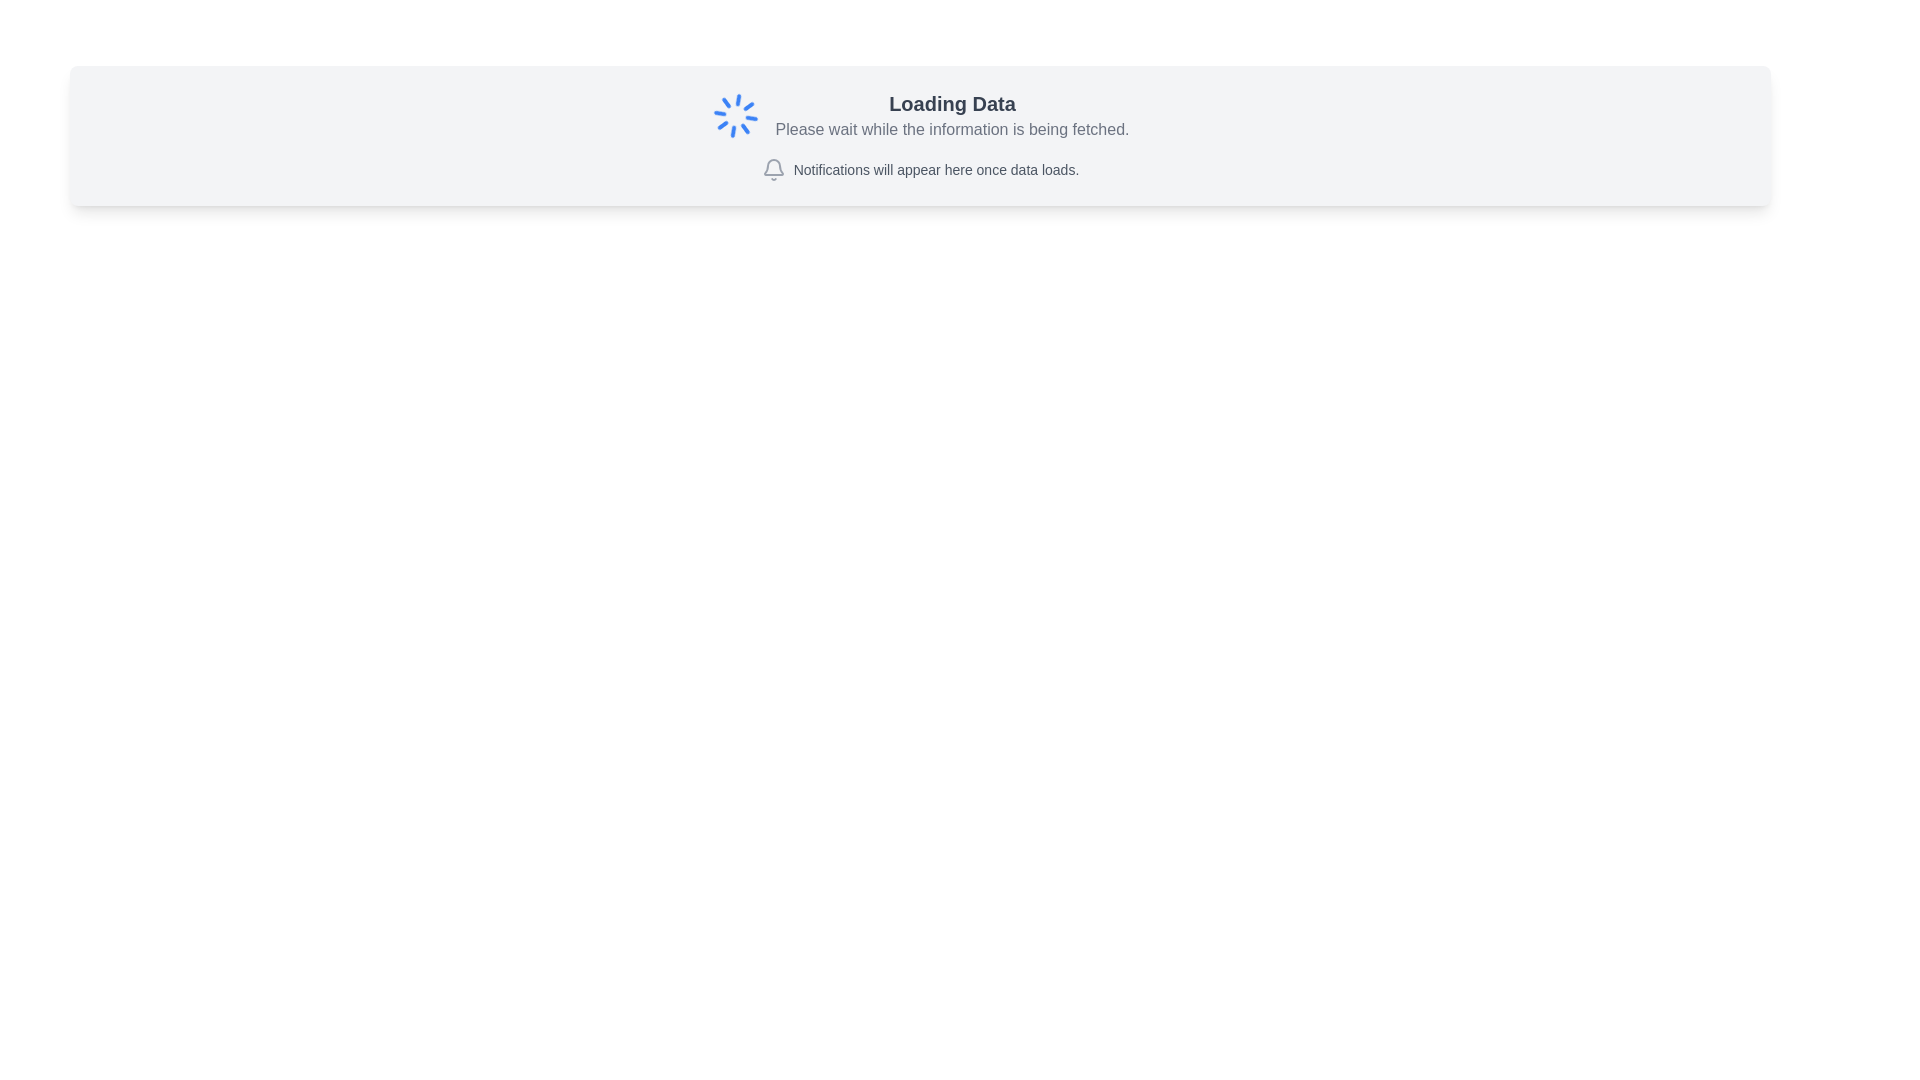 The height and width of the screenshot is (1080, 1920). What do you see at coordinates (772, 168) in the screenshot?
I see `the bell icon representing notifications, which is located beside the text 'Notifications will appear here once data loads.'` at bounding box center [772, 168].